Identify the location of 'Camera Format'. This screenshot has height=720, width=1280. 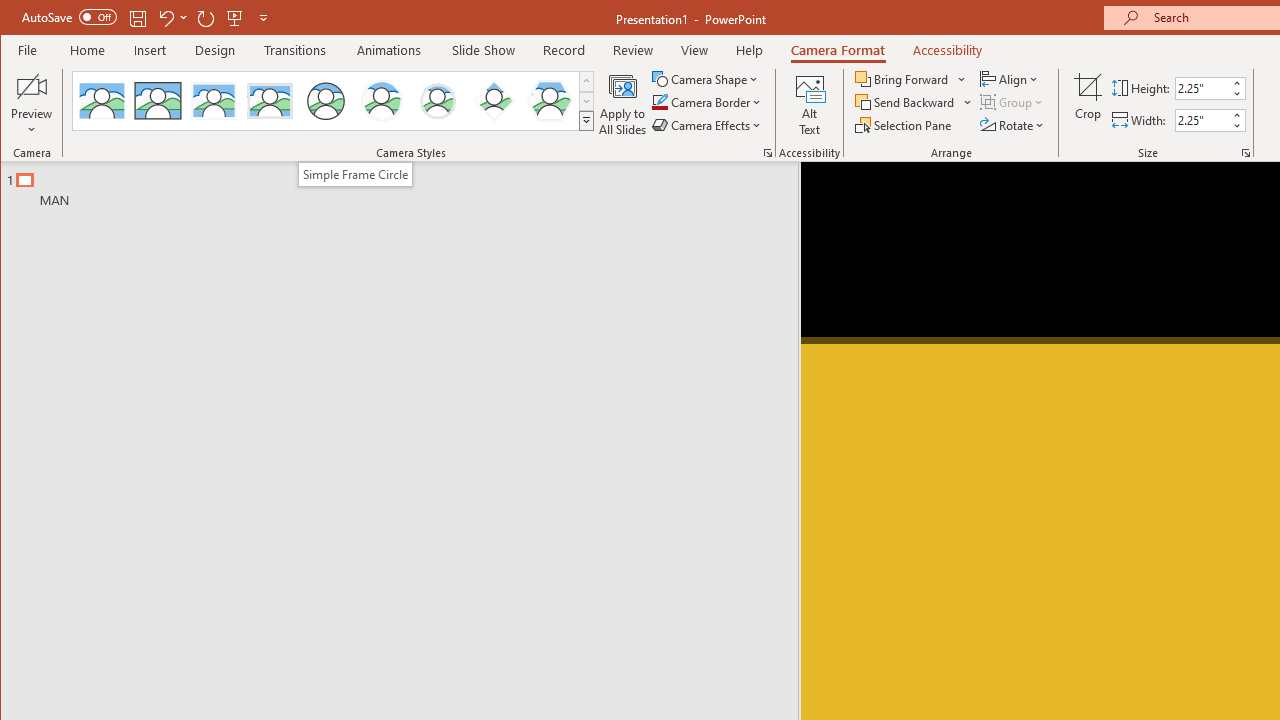
(838, 49).